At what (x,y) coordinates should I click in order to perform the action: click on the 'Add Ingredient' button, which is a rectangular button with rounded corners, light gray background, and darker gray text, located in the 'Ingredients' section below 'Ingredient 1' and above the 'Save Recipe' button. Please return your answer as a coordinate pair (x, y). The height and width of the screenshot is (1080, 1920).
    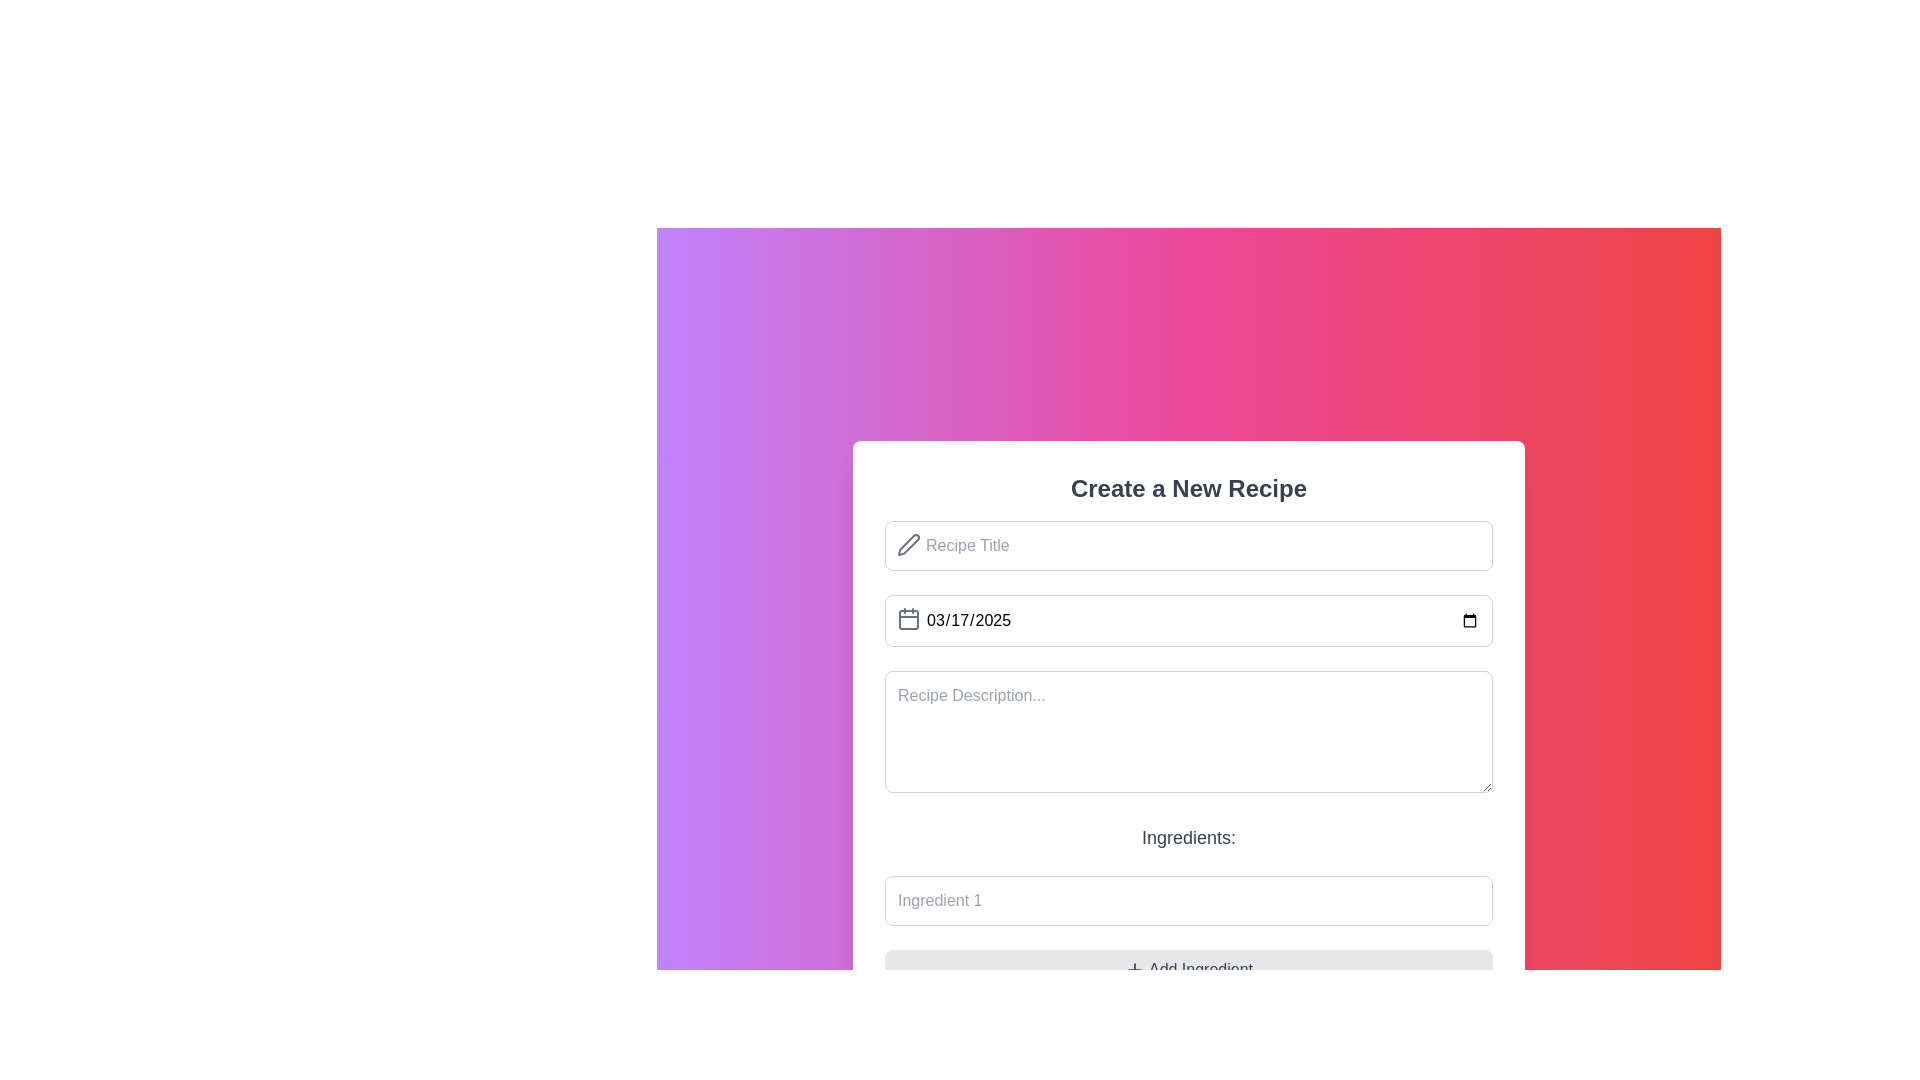
    Looking at the image, I should click on (1189, 968).